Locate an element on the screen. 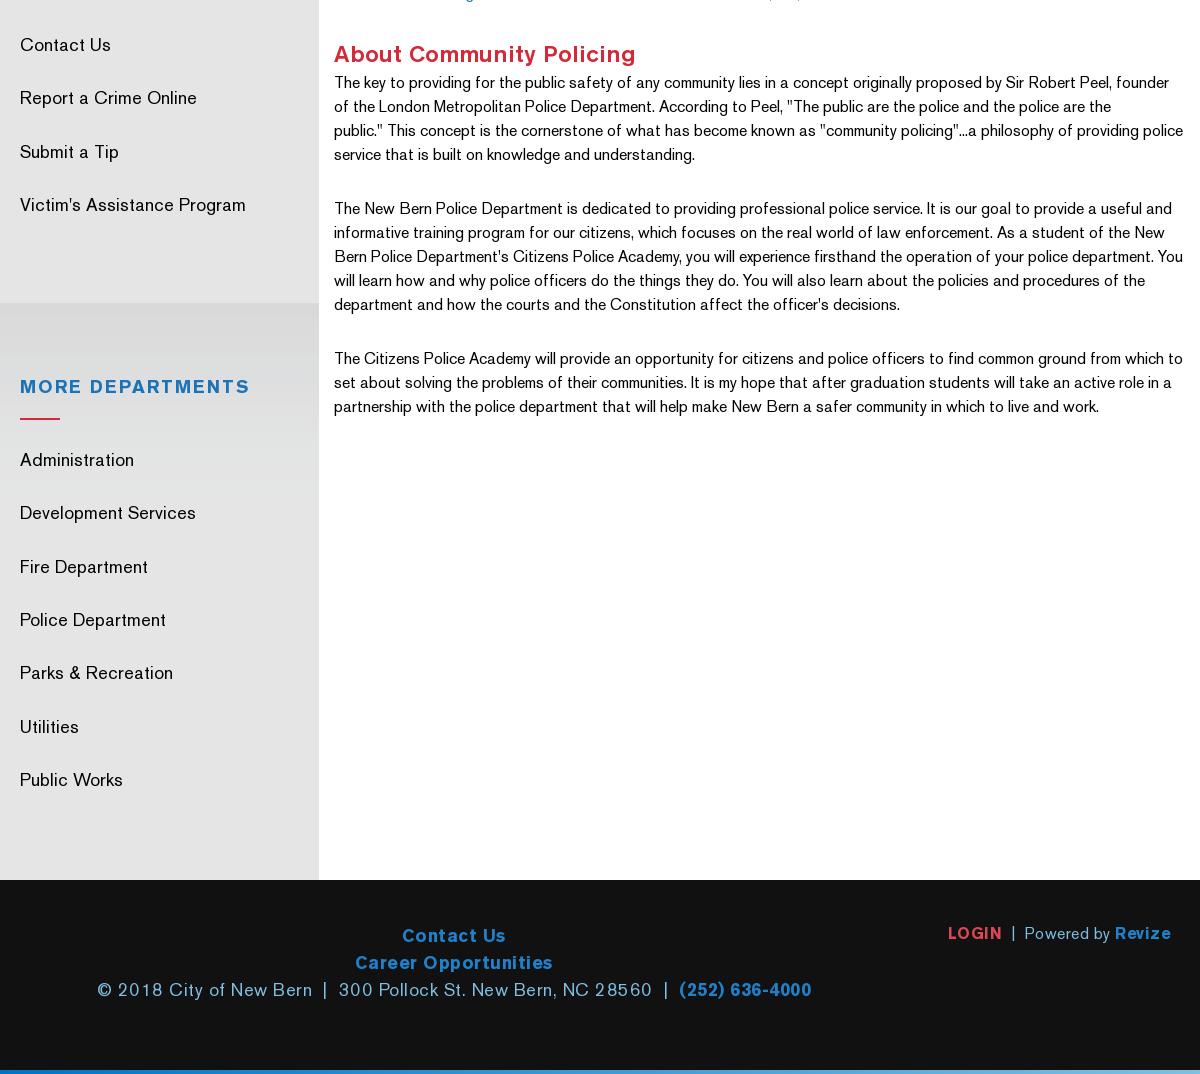 Image resolution: width=1200 pixels, height=1074 pixels. 'Police Department' is located at coordinates (93, 619).